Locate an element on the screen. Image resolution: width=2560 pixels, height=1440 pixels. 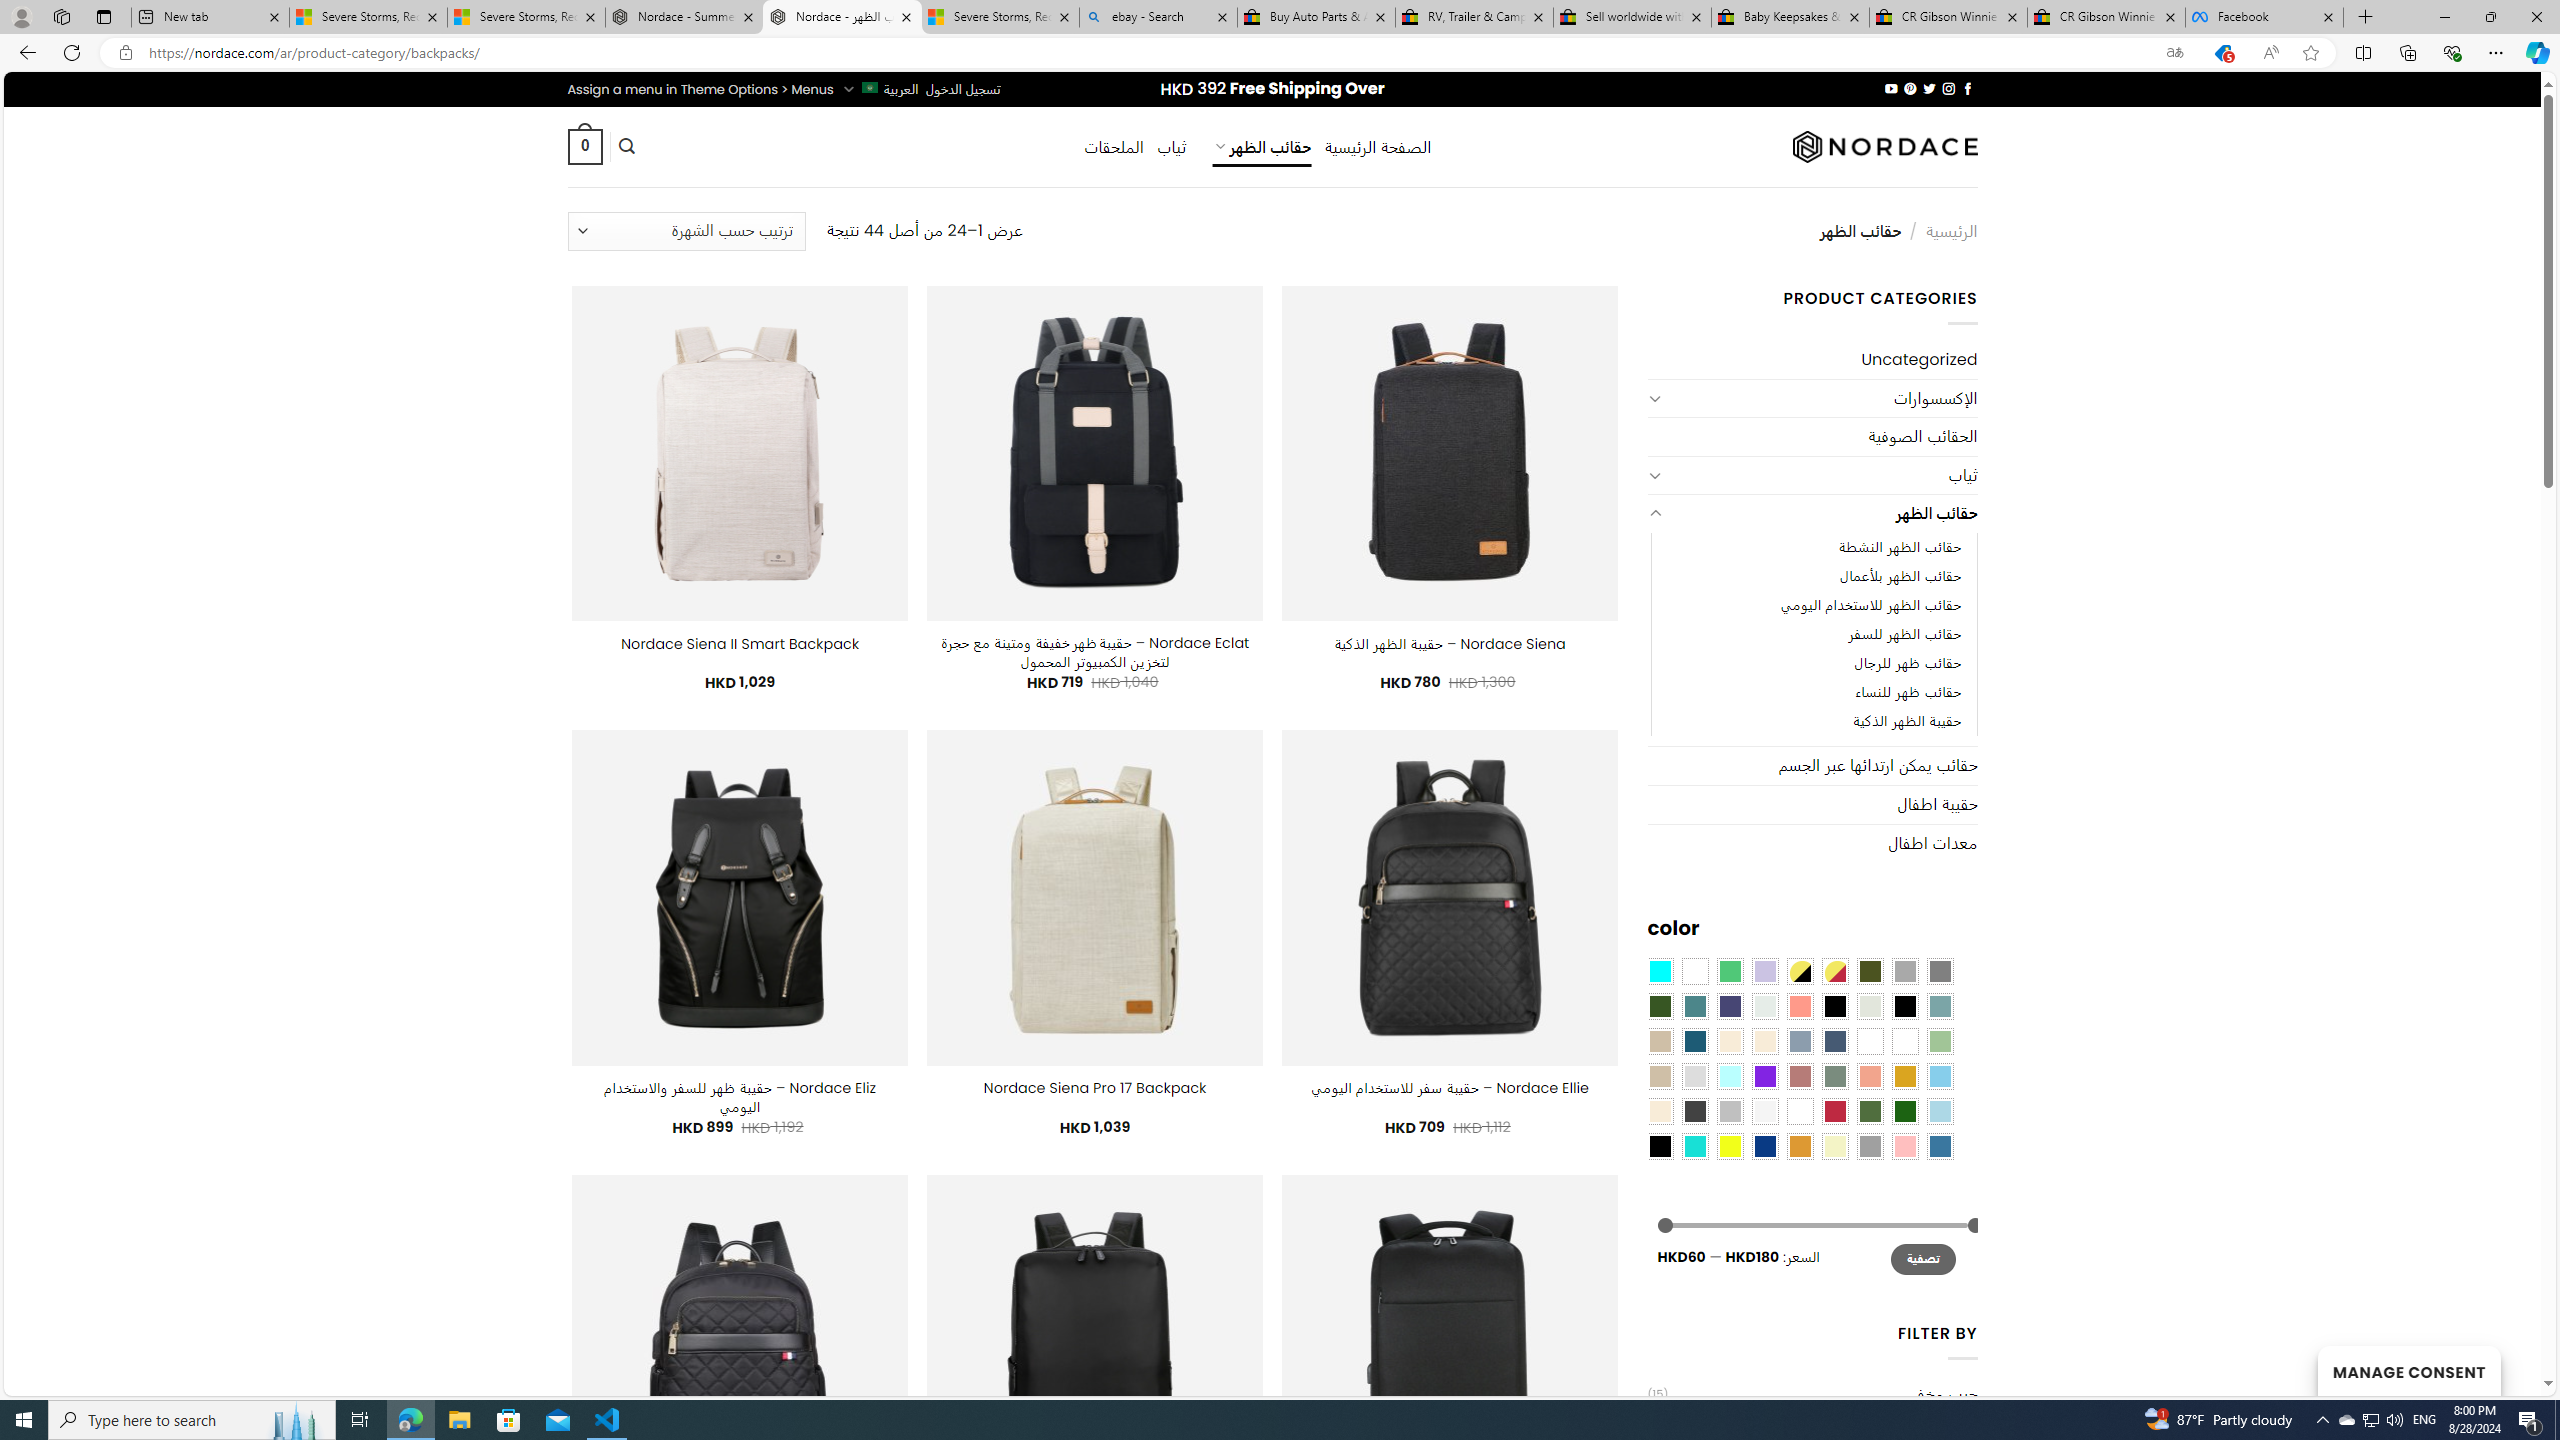
'Aqua Blue' is located at coordinates (1659, 969).